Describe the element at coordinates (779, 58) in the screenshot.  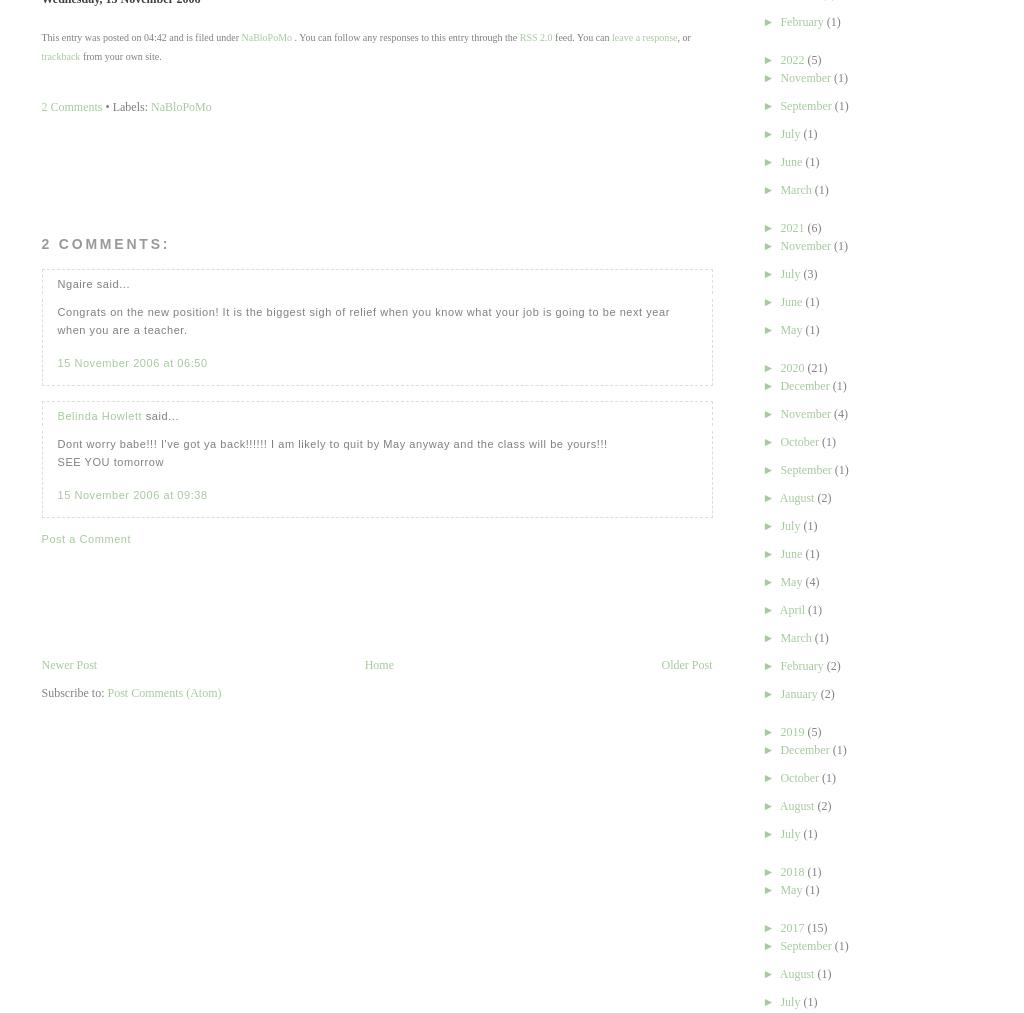
I see `'2022'` at that location.